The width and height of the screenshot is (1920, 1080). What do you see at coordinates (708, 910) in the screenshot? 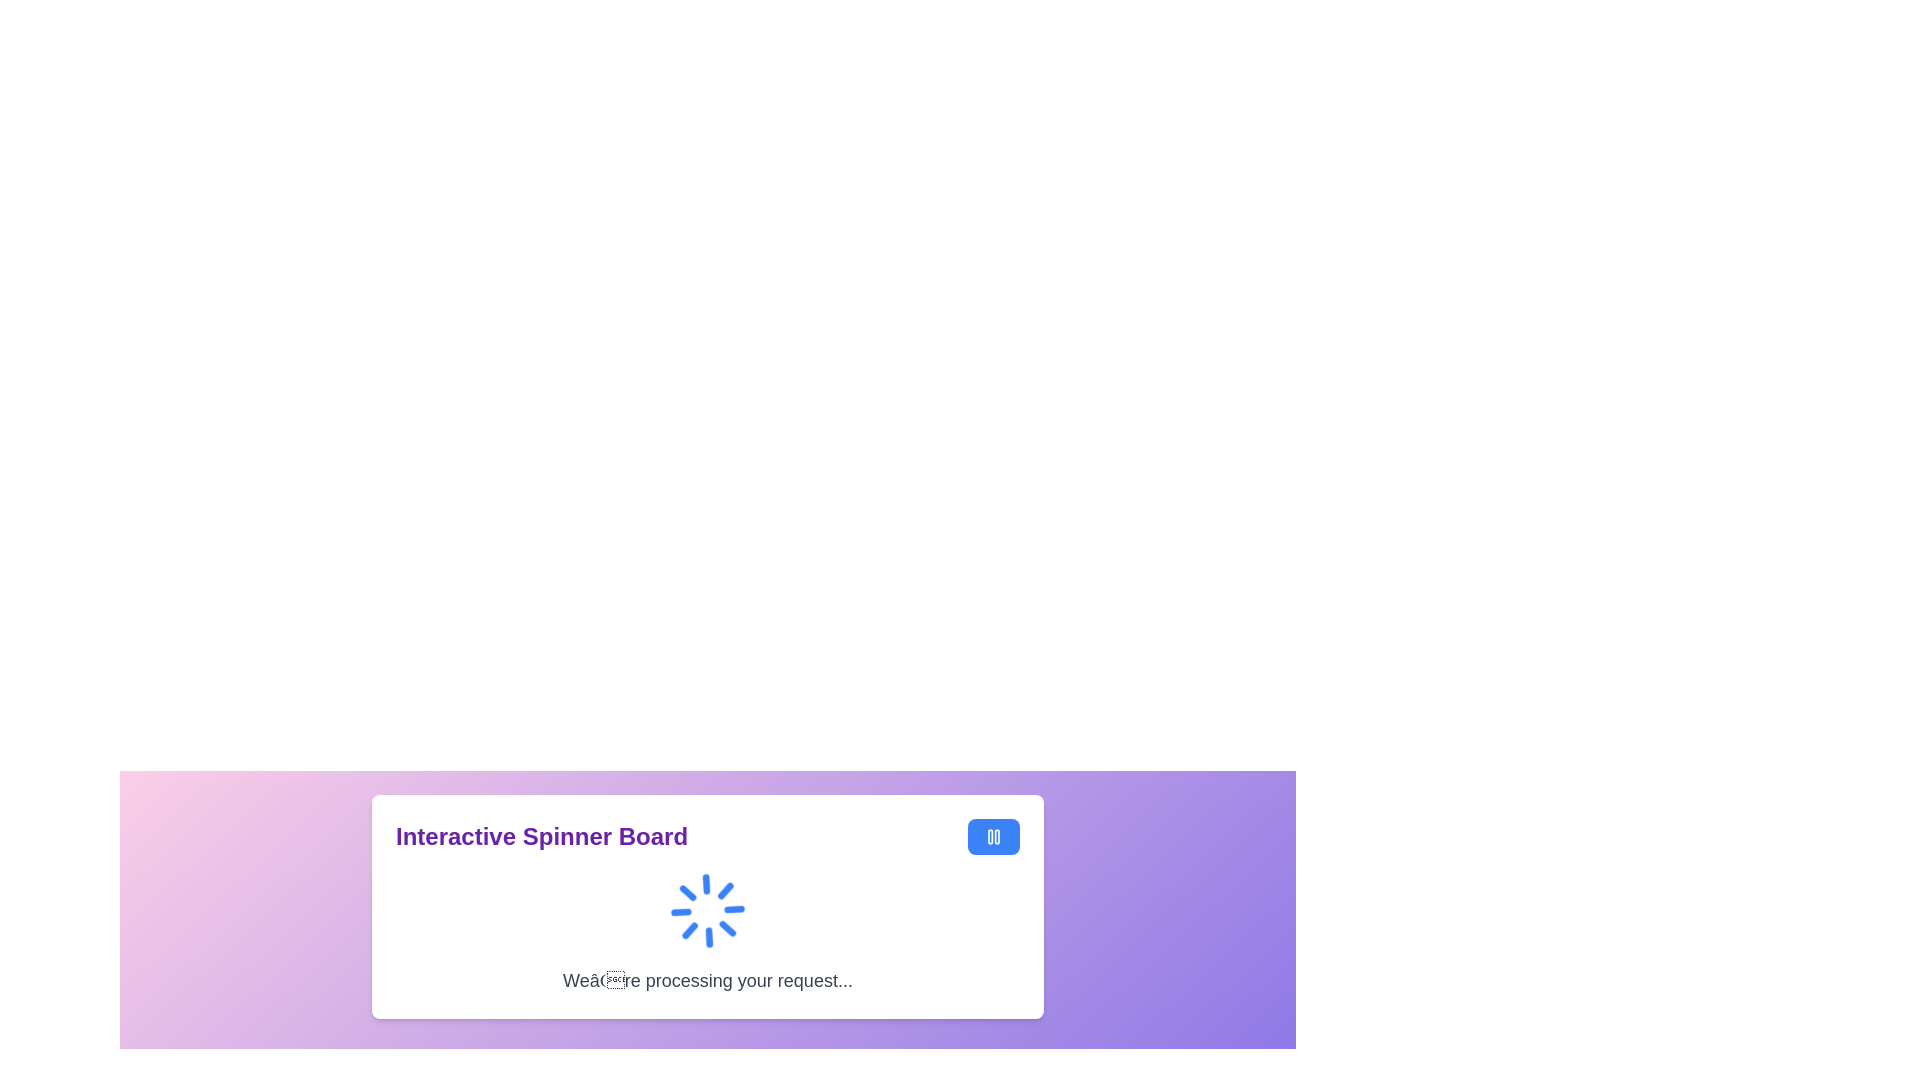
I see `the loading spinner located in the center of the white card panel under the title 'Interactive Spinner Board' to indicate that a process is underway` at bounding box center [708, 910].